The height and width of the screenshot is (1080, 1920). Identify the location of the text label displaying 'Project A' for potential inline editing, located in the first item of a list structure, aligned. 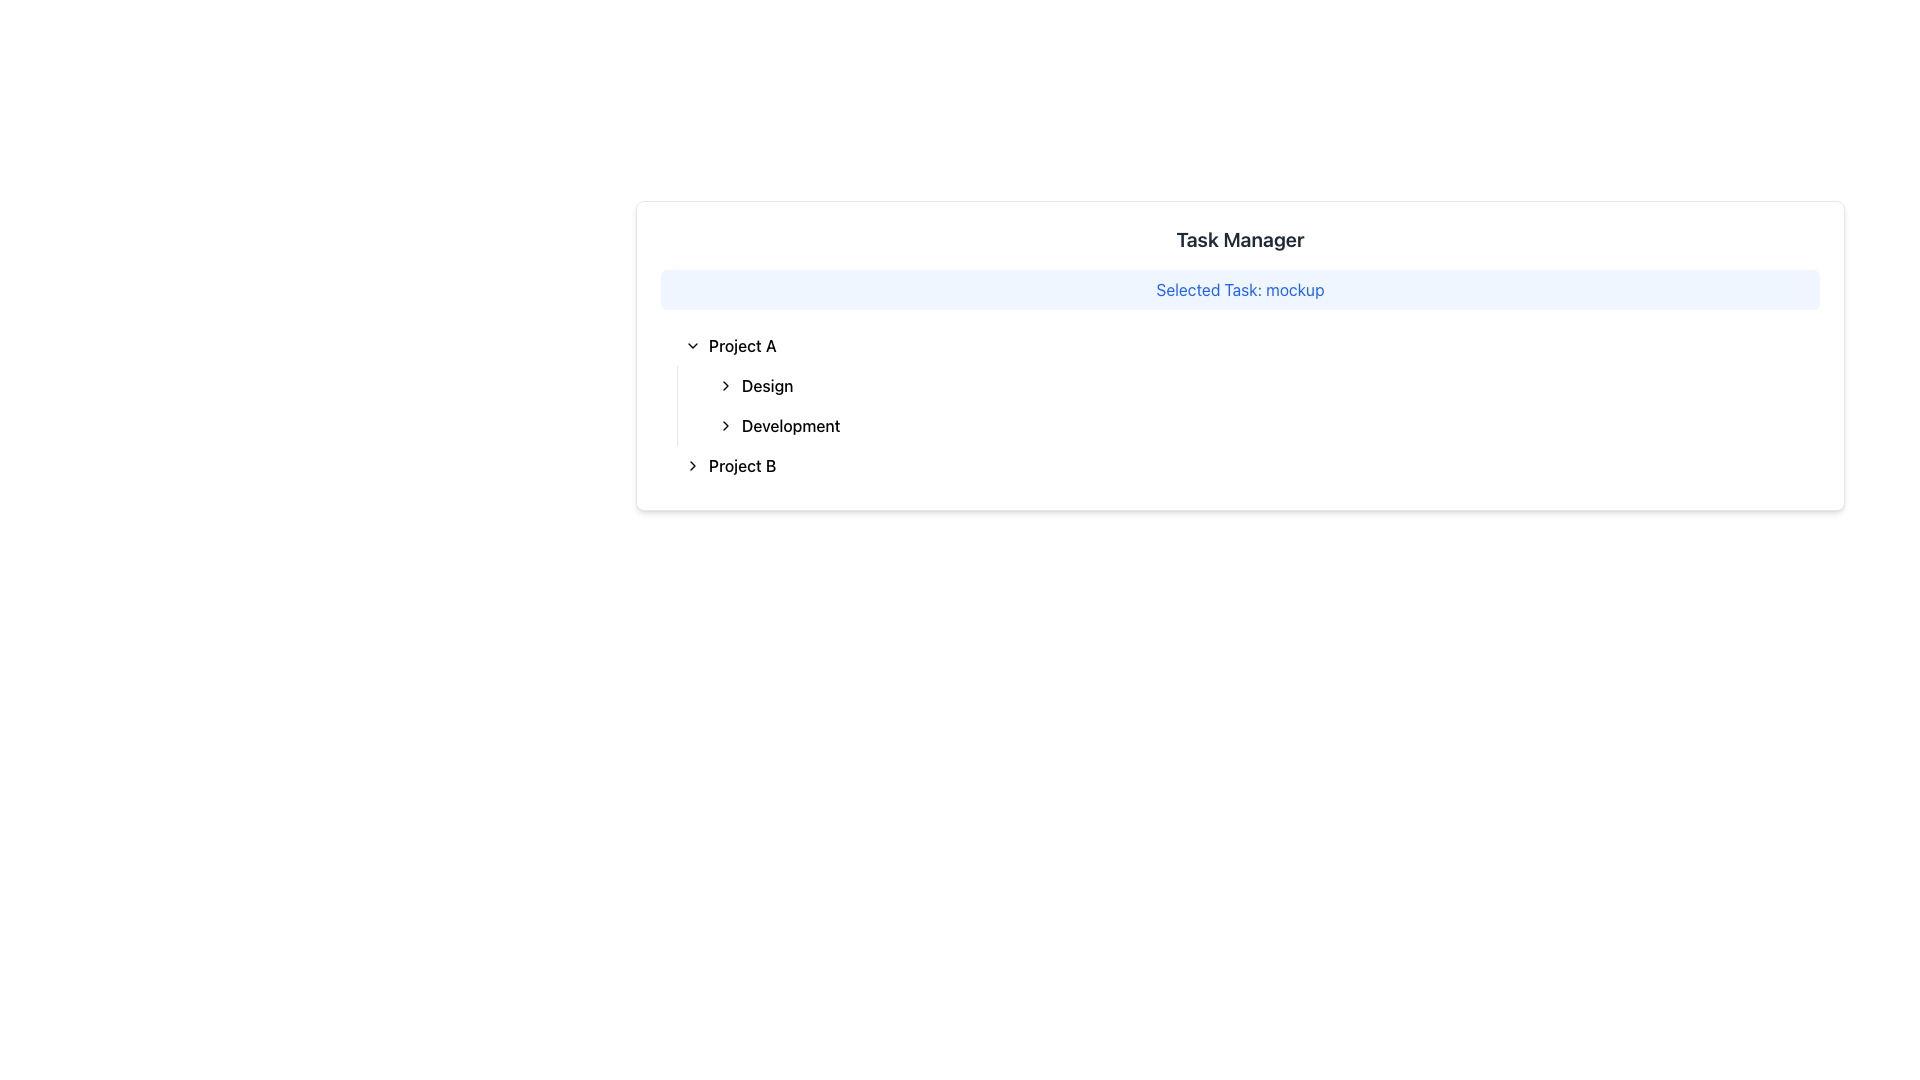
(741, 345).